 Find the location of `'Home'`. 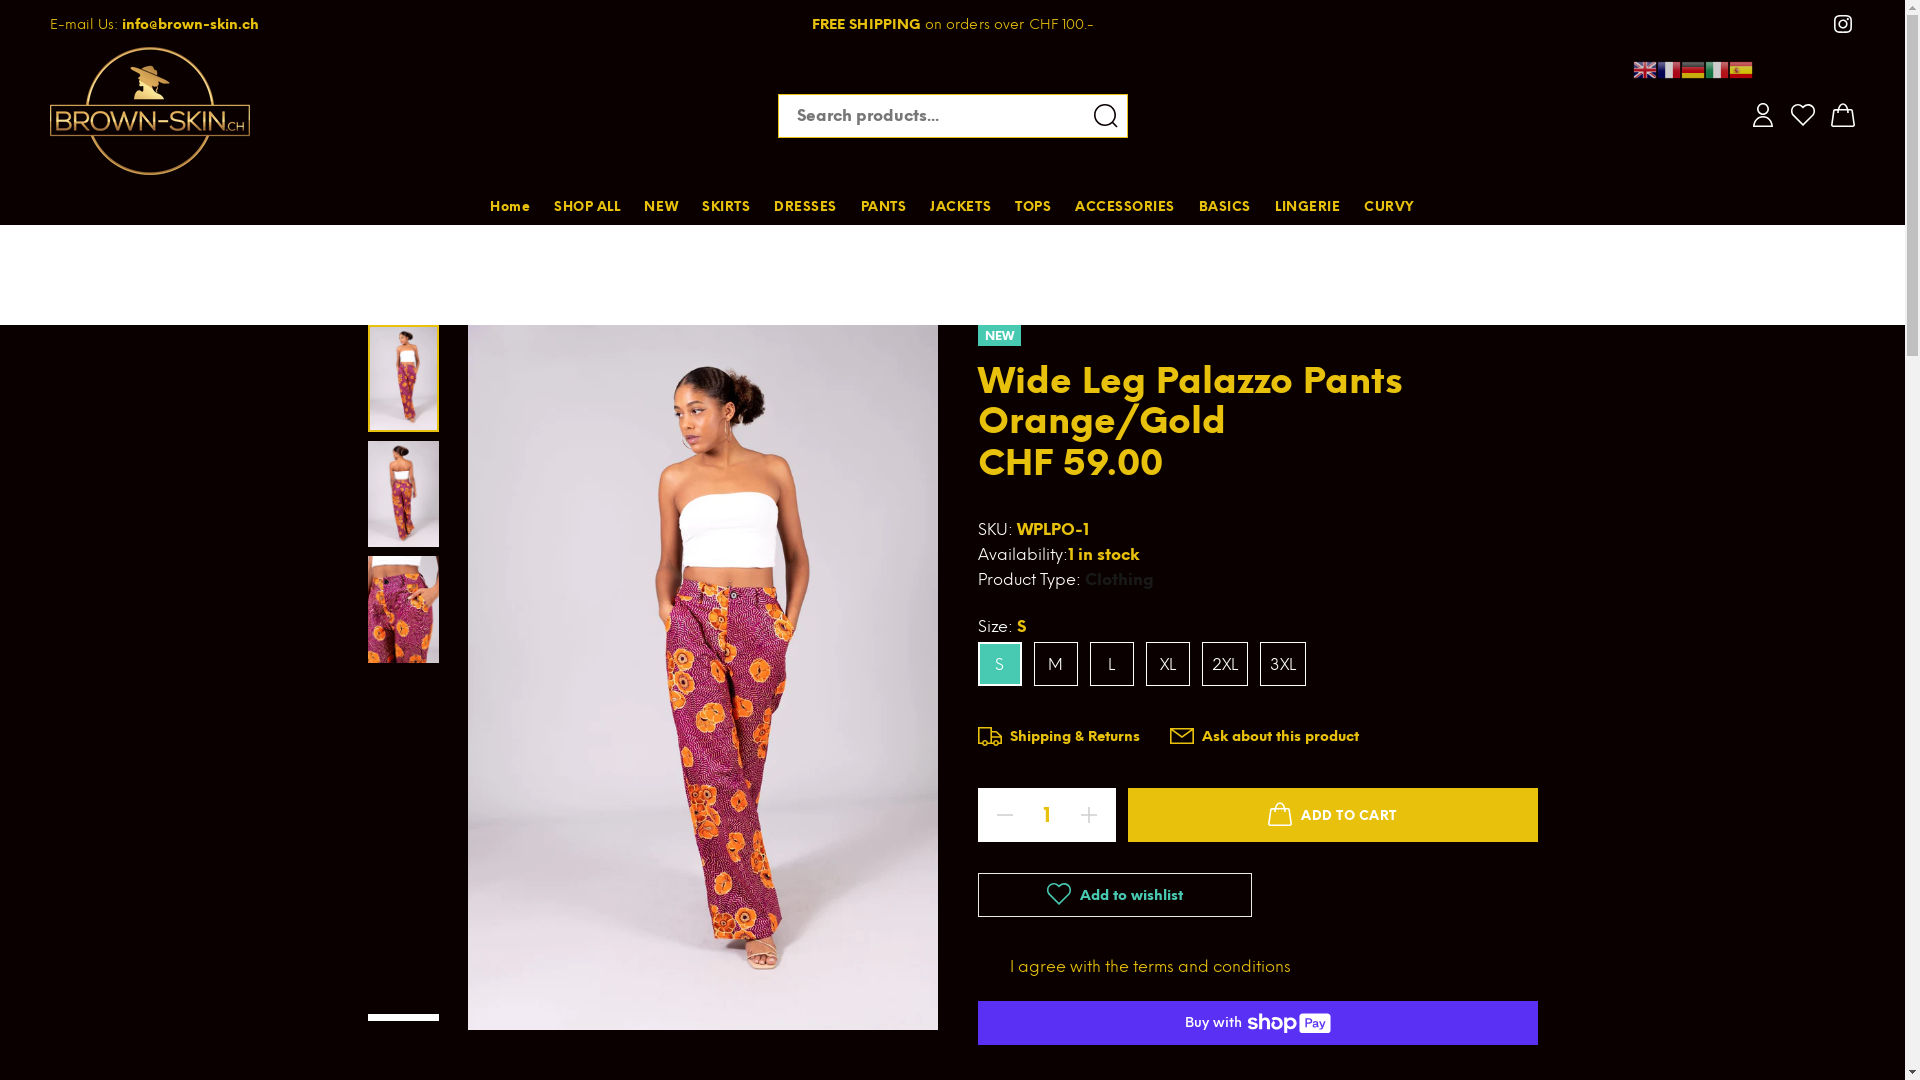

'Home' is located at coordinates (515, 205).